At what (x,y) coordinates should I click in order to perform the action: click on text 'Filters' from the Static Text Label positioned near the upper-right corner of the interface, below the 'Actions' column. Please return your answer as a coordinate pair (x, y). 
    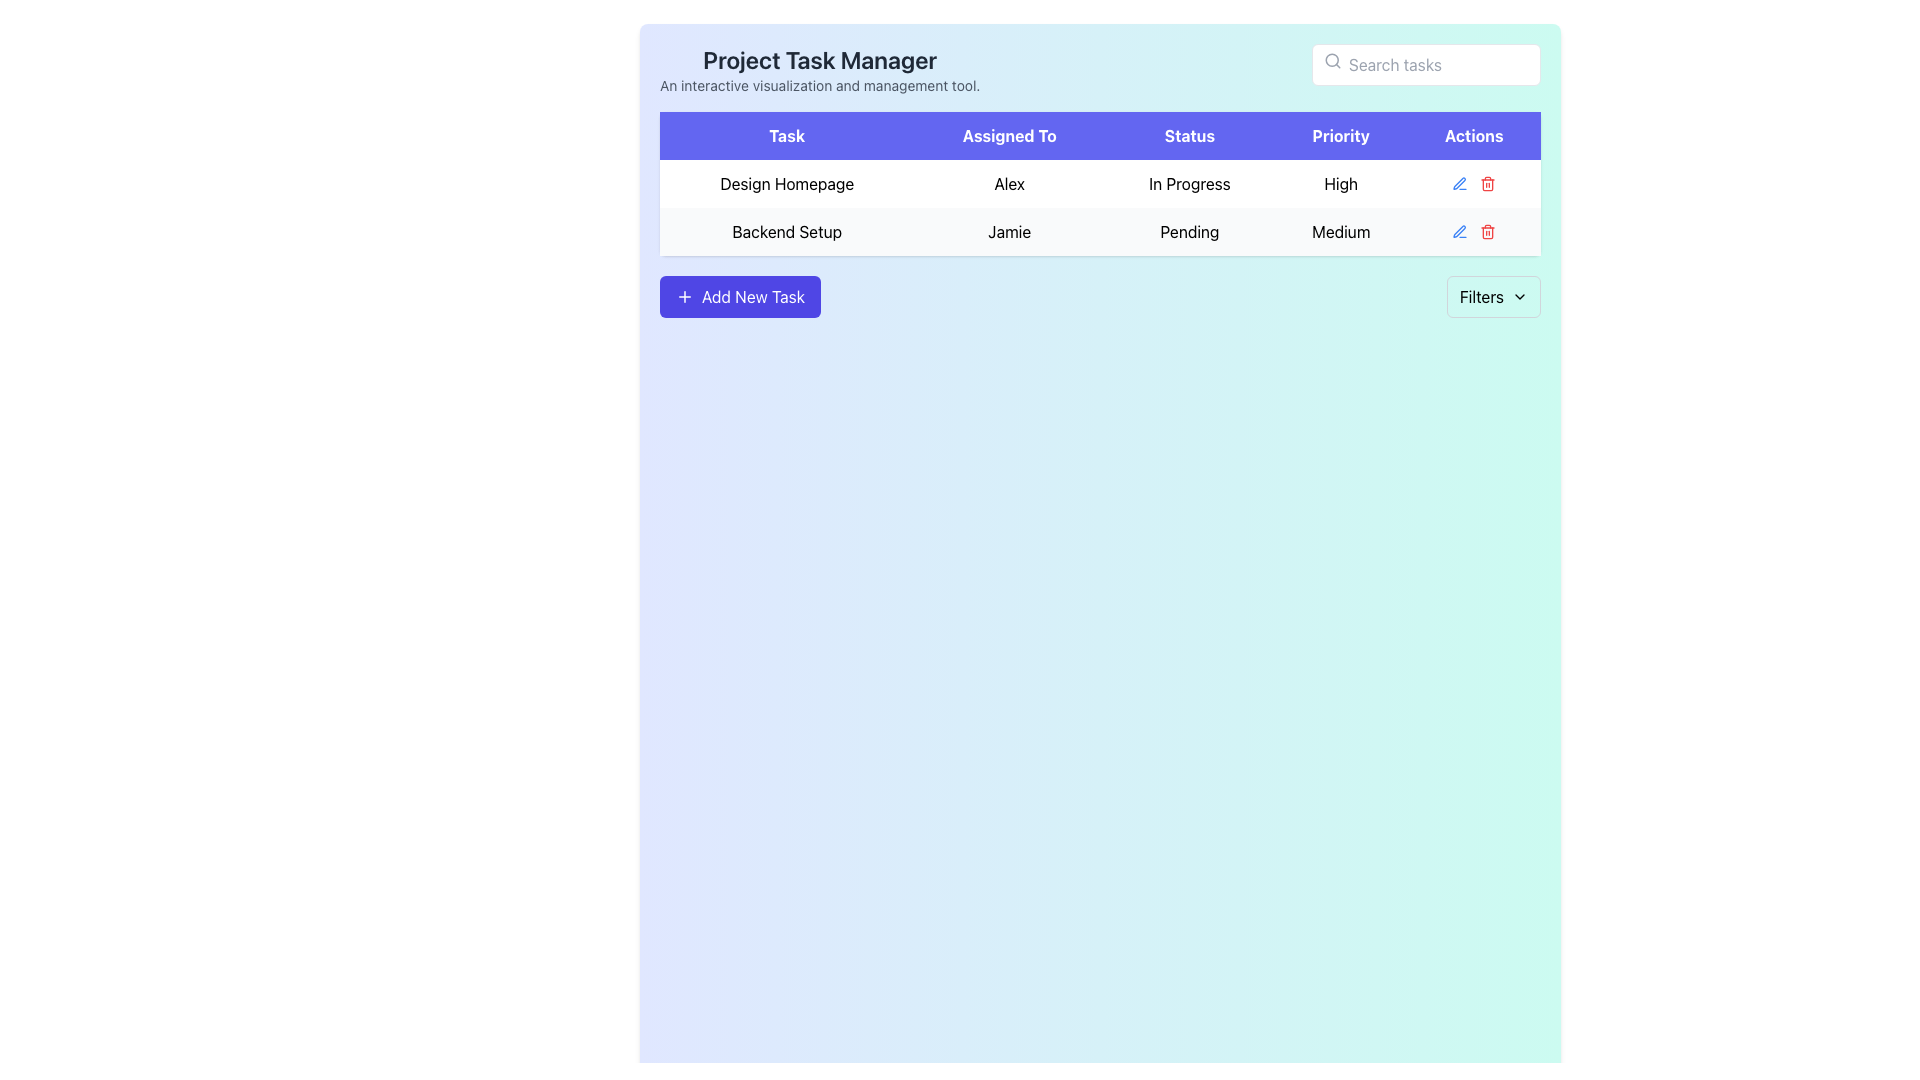
    Looking at the image, I should click on (1481, 297).